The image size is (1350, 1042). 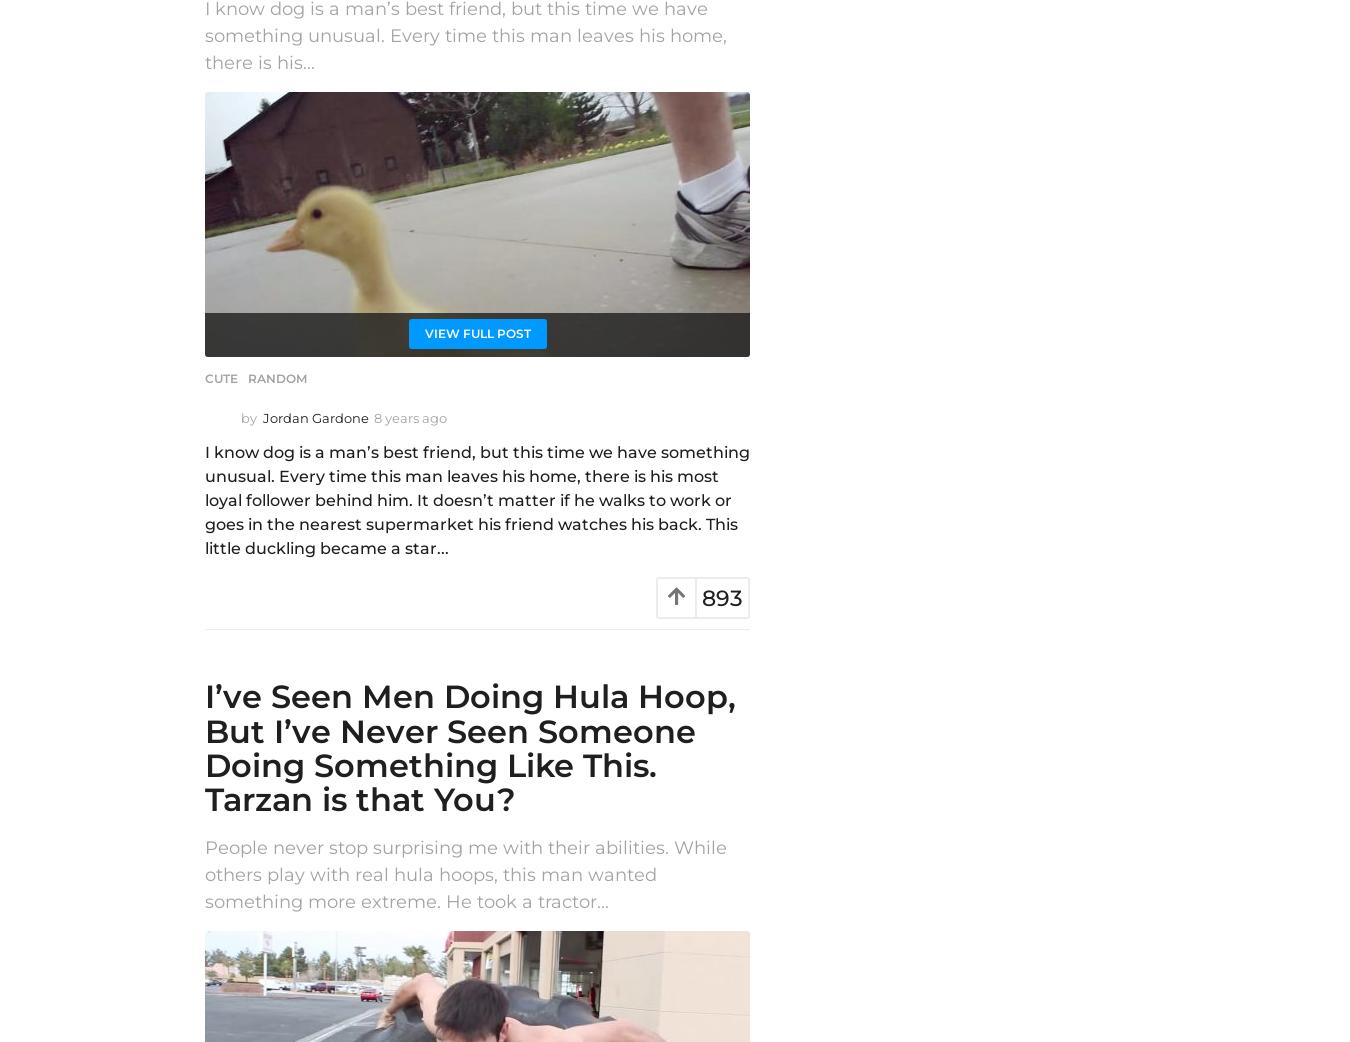 I want to click on 'People never stop surprising me with their abilities. While others play with real hula hoops, this man wanted something more extreme. He took a tractor...', so click(x=465, y=873).